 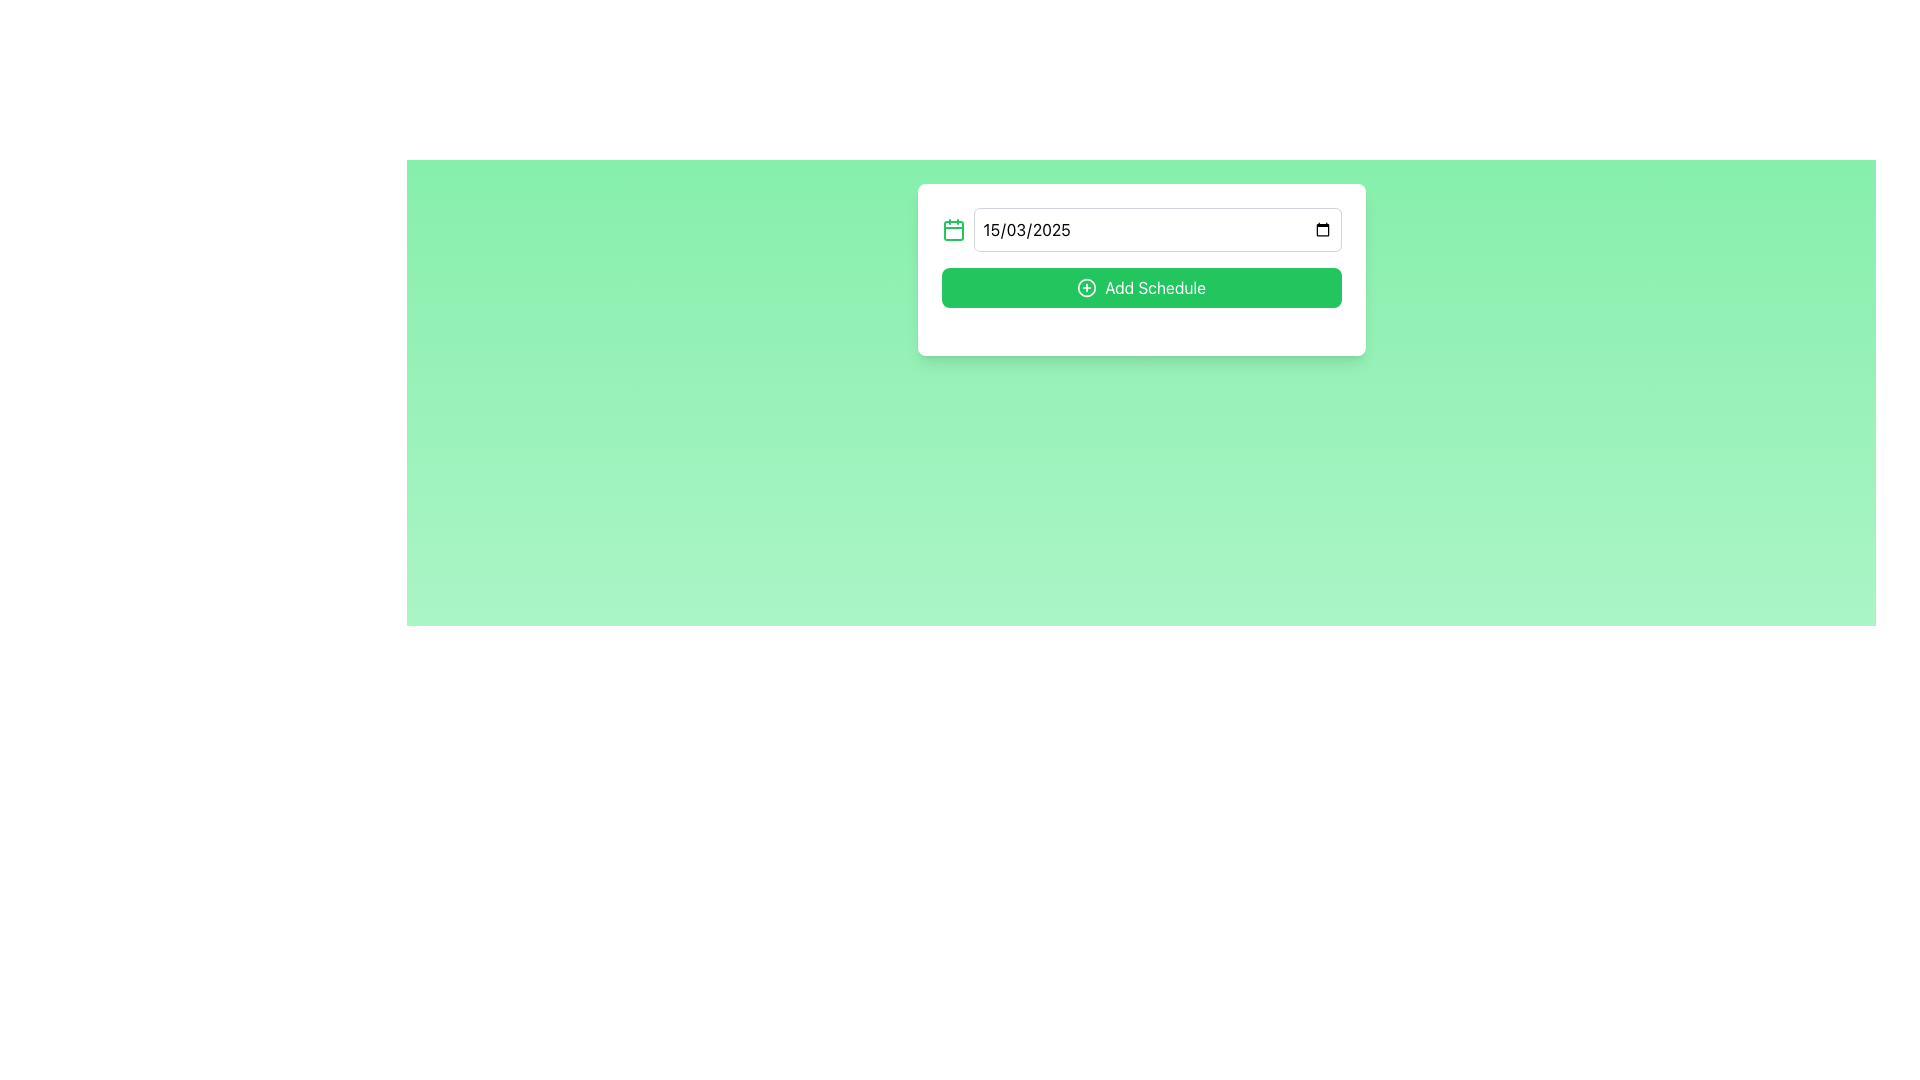 I want to click on the green calendar icon located to the left of the date entry field displaying '15/03/2025', so click(x=952, y=229).